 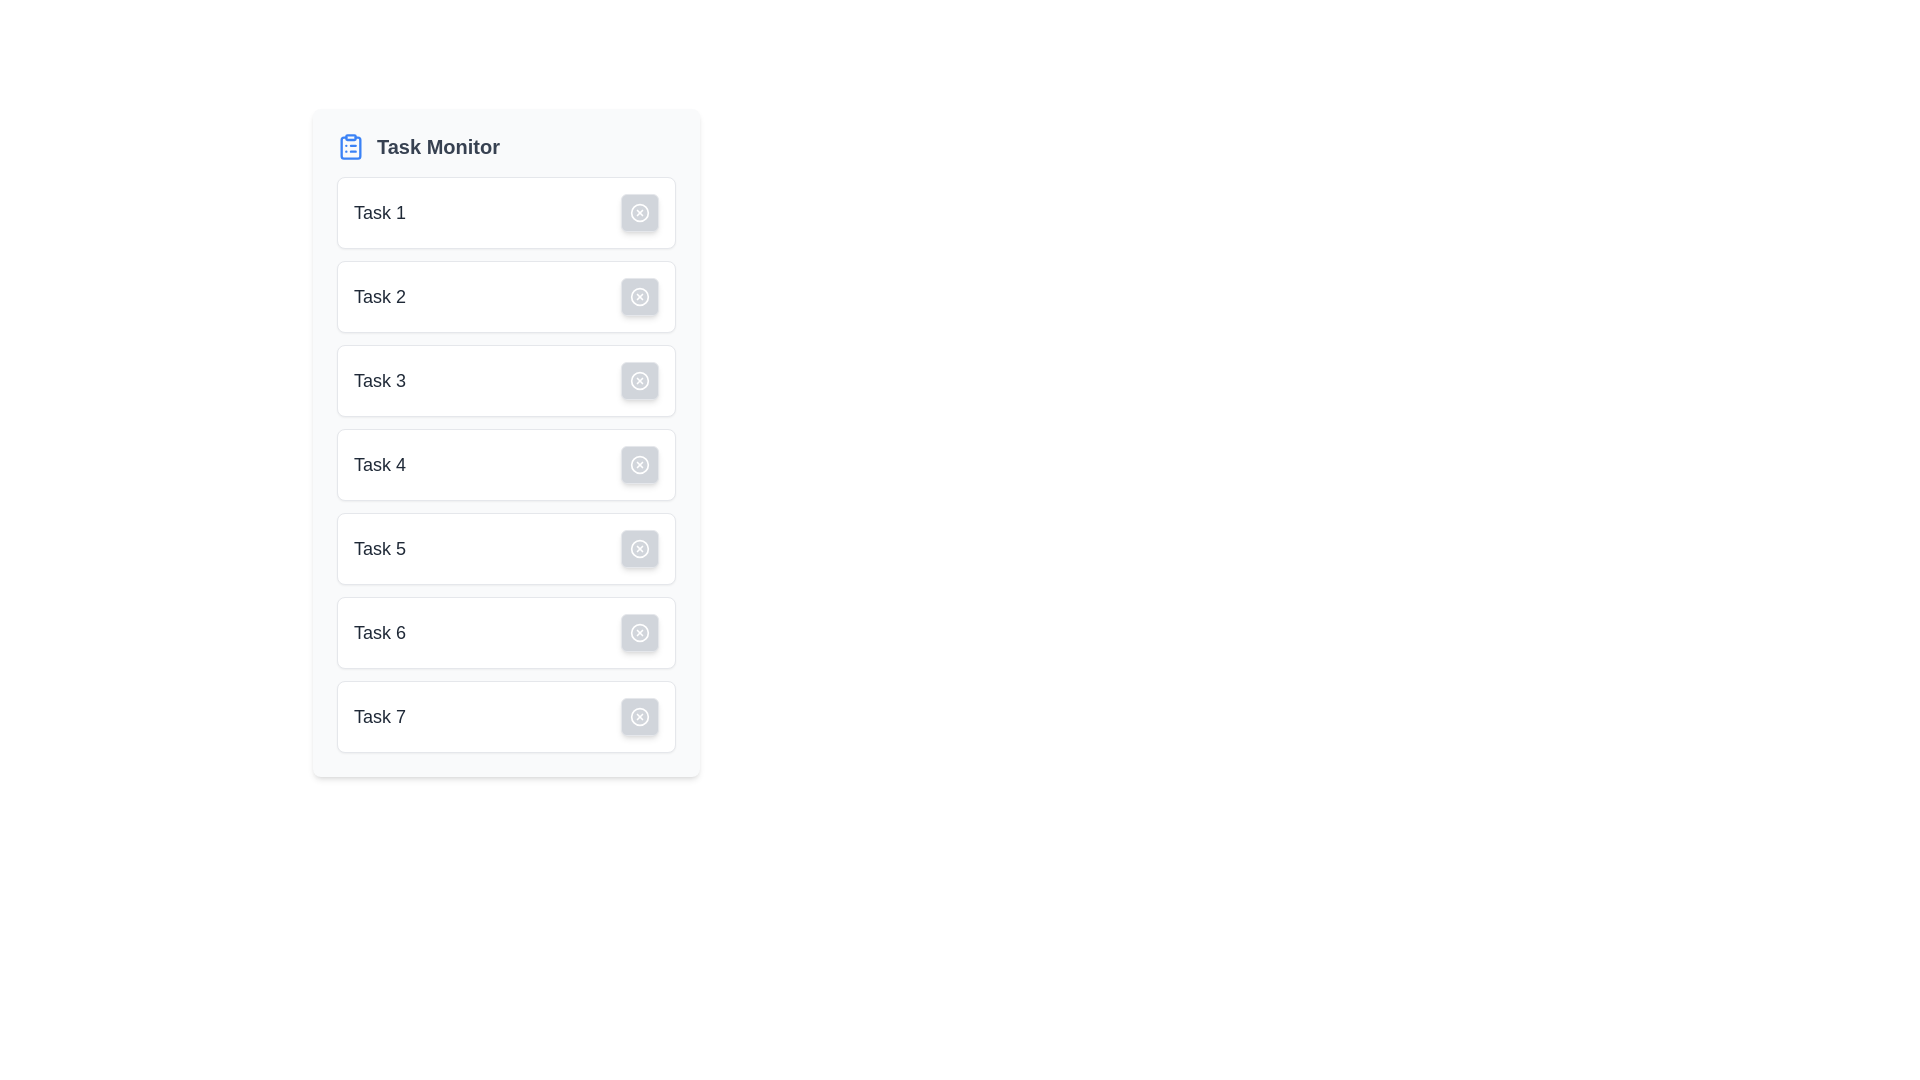 I want to click on the 'remove' or 'cancel' button icon located directly to the right of 'Task 2', so click(x=638, y=297).